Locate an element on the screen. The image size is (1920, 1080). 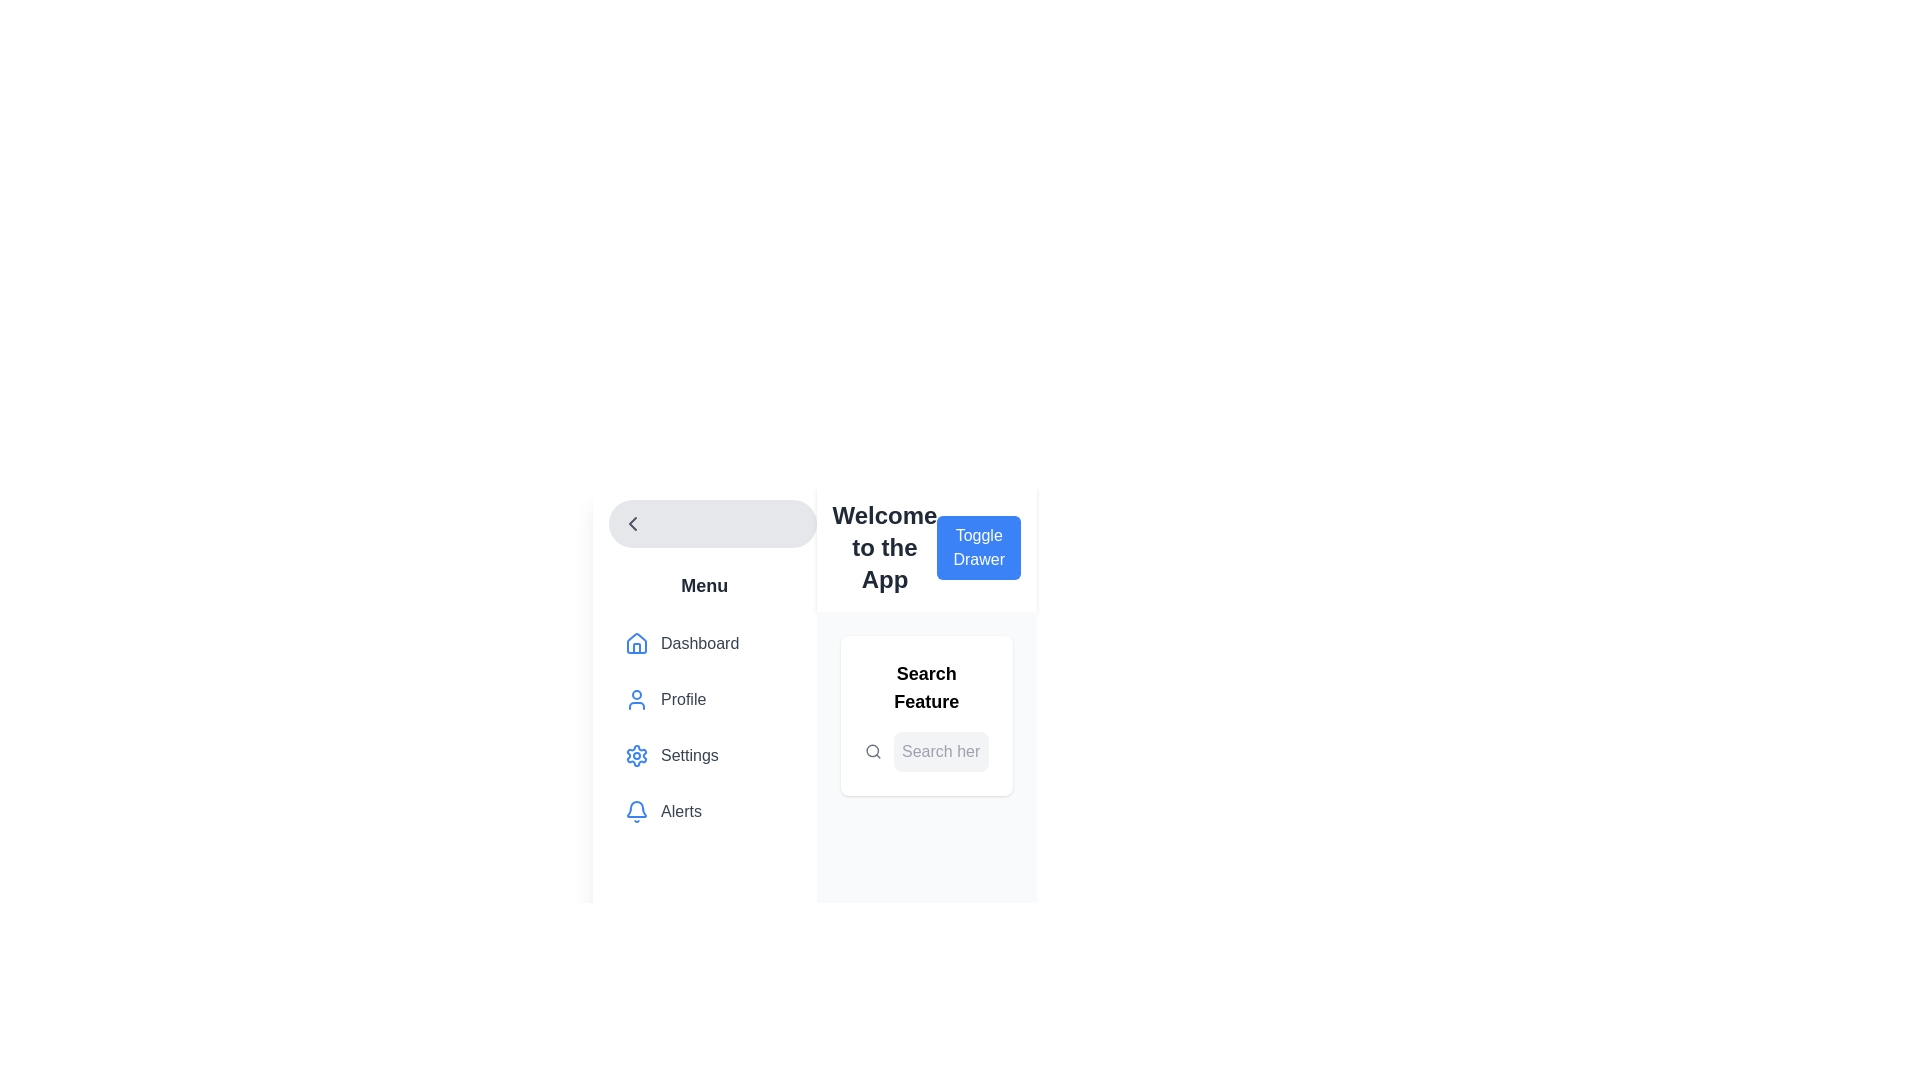
the 'Alerts' text label in the sidebar menu is located at coordinates (681, 812).